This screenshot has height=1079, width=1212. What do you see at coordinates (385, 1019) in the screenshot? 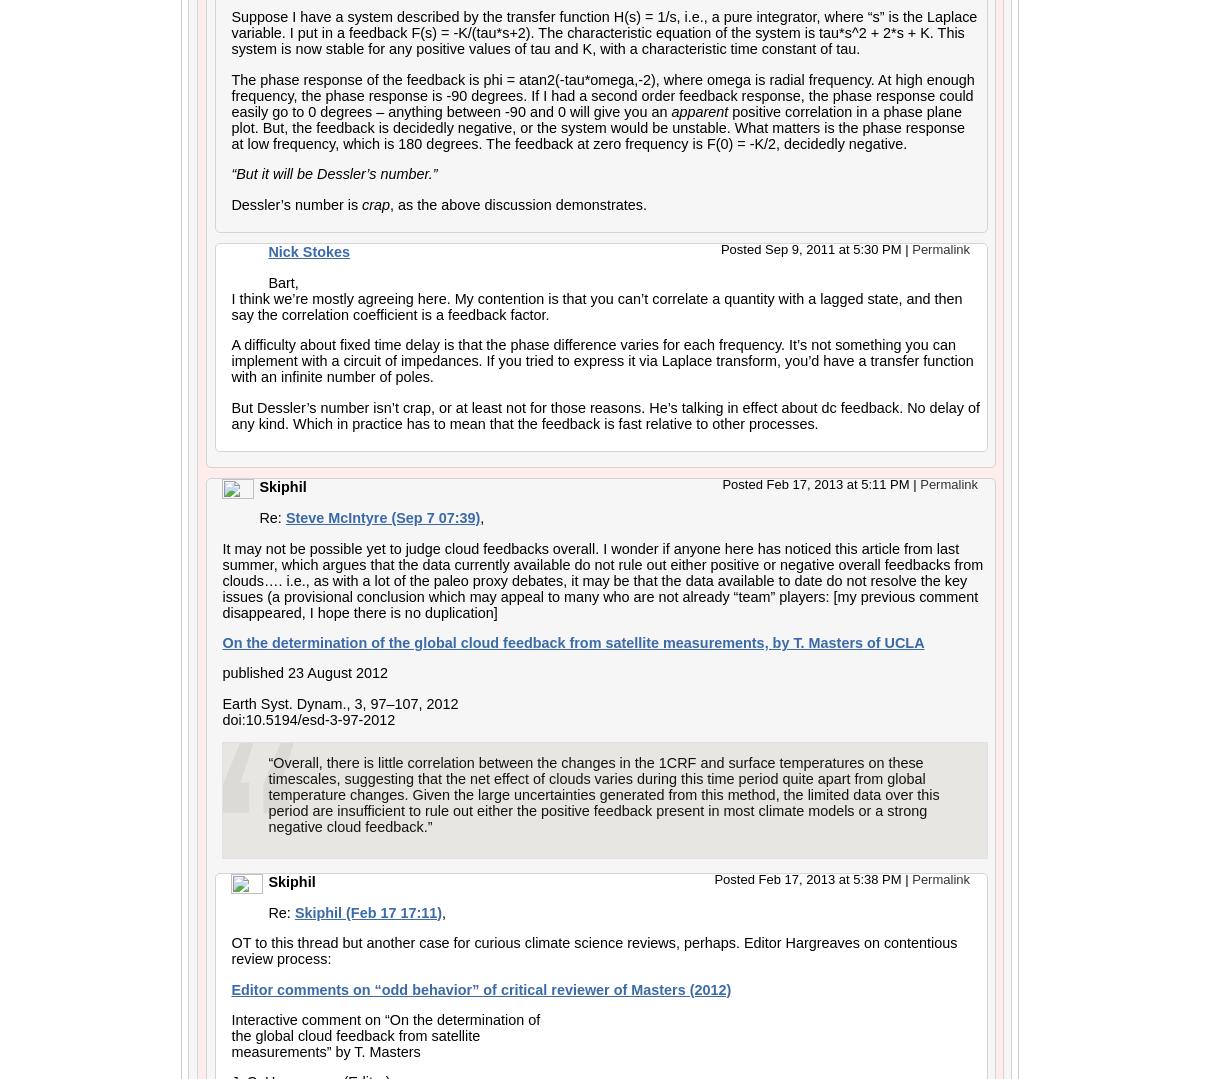
I see `'Interactive comment on “On the determination of'` at bounding box center [385, 1019].